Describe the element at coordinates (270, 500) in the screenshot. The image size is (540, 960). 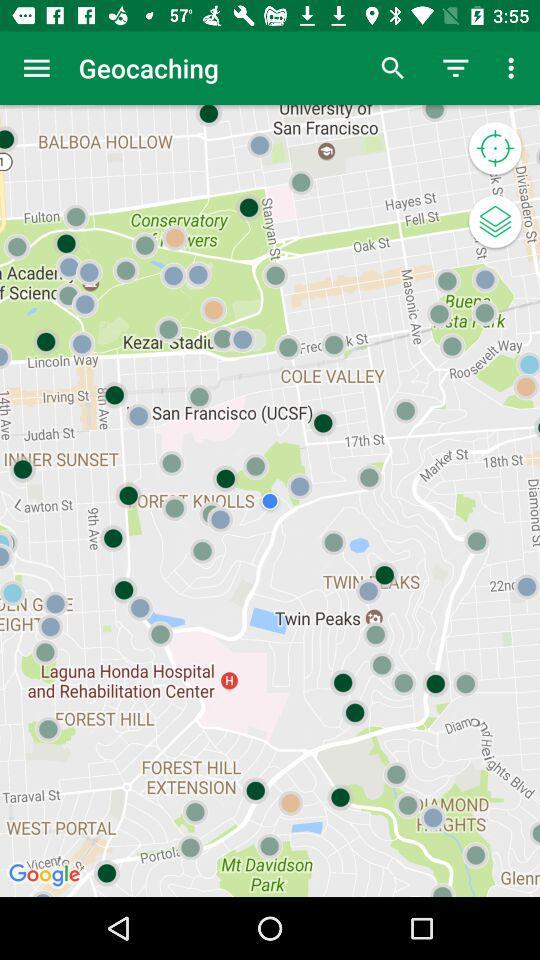
I see `icon at the center` at that location.